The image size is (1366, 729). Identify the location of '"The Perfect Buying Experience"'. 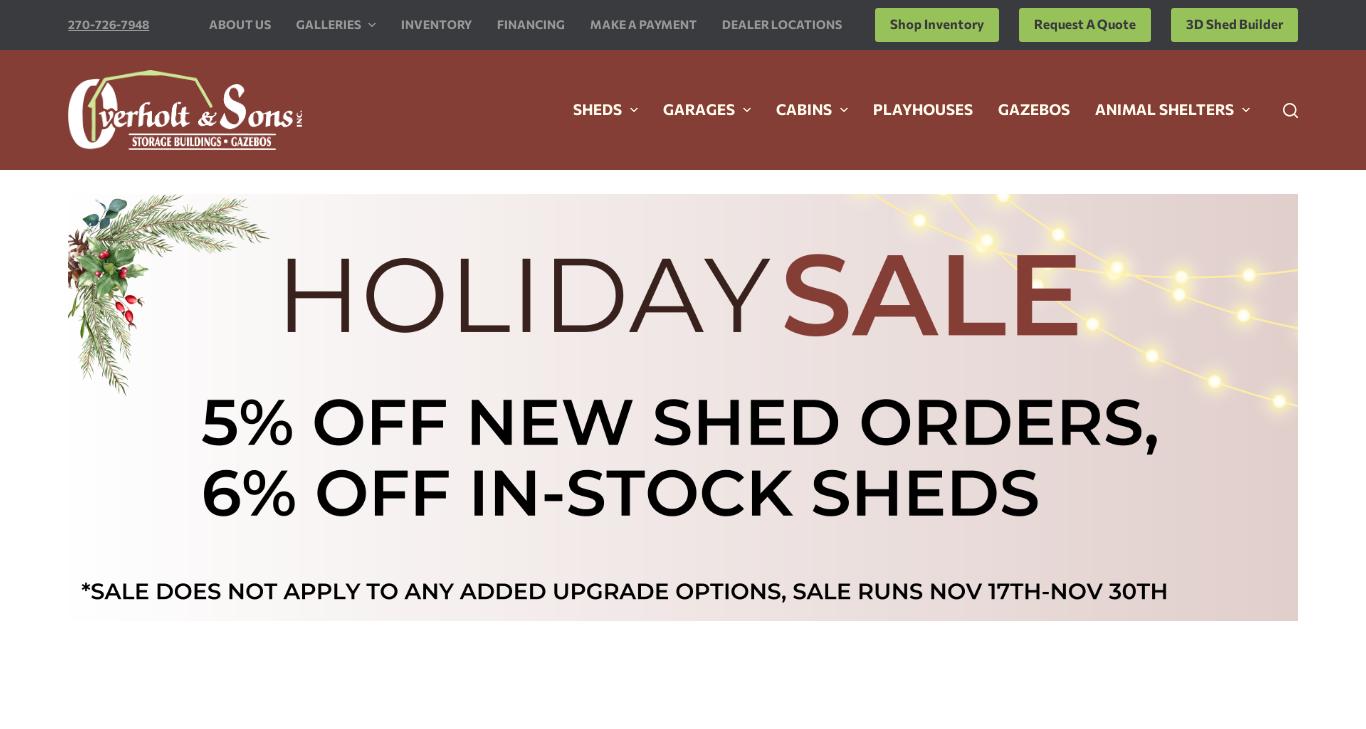
(681, 251).